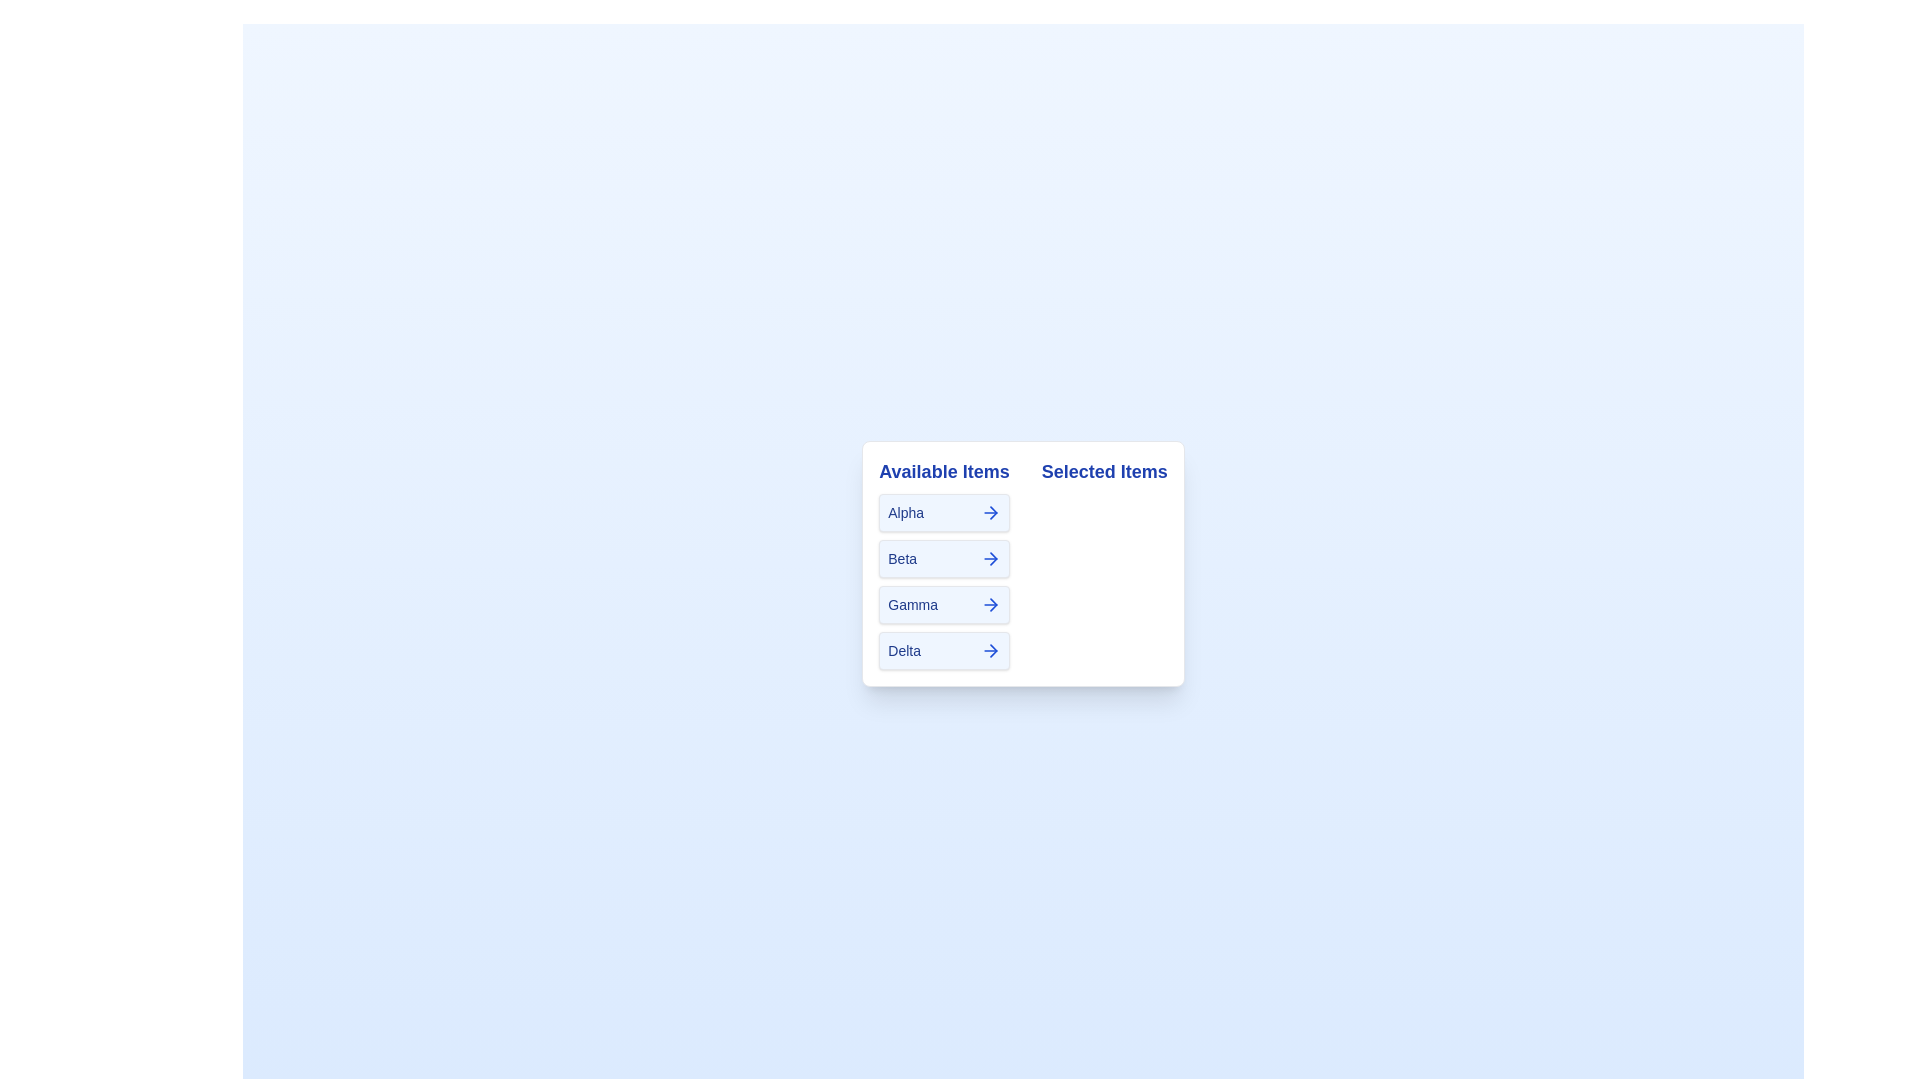 The image size is (1920, 1080). Describe the element at coordinates (990, 559) in the screenshot. I see `arrow button next to the item Beta to transfer it to the 'Selected Items' list` at that location.